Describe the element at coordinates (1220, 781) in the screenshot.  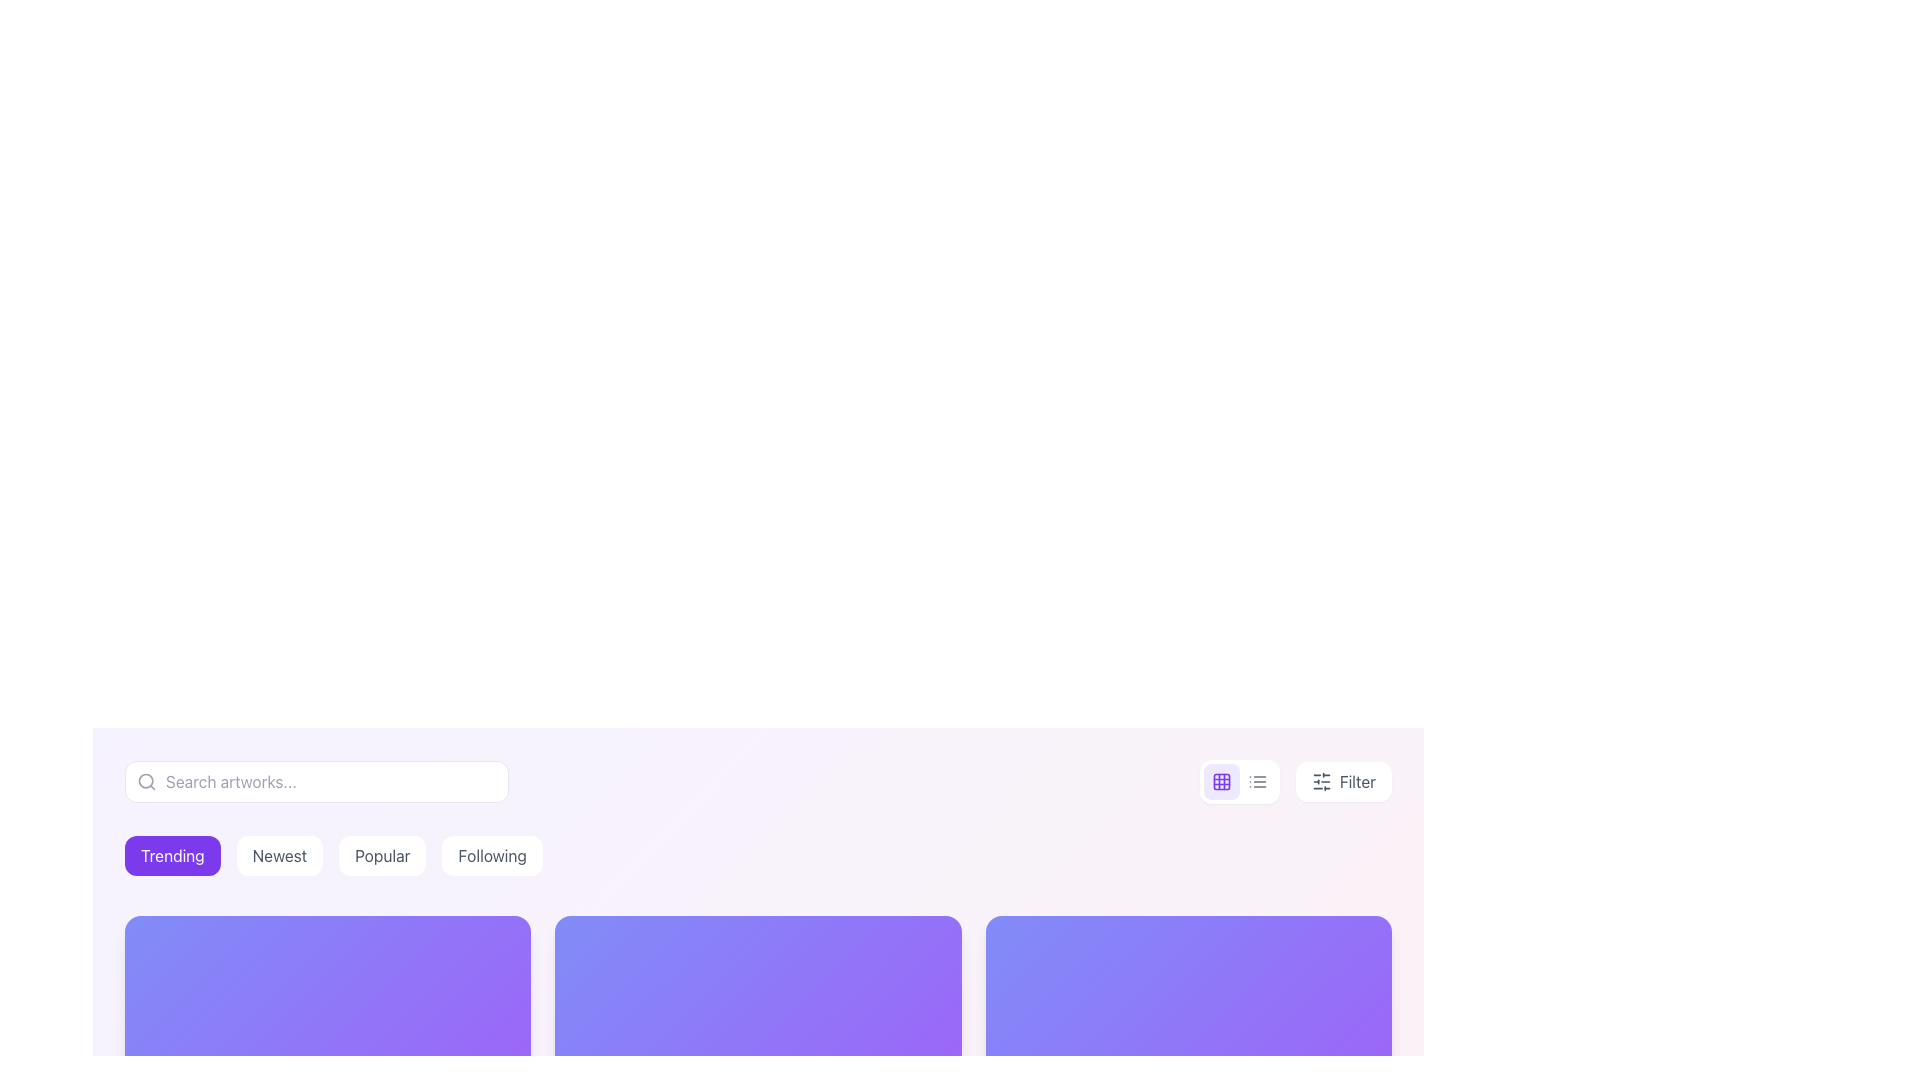
I see `the button displaying a grid icon` at that location.